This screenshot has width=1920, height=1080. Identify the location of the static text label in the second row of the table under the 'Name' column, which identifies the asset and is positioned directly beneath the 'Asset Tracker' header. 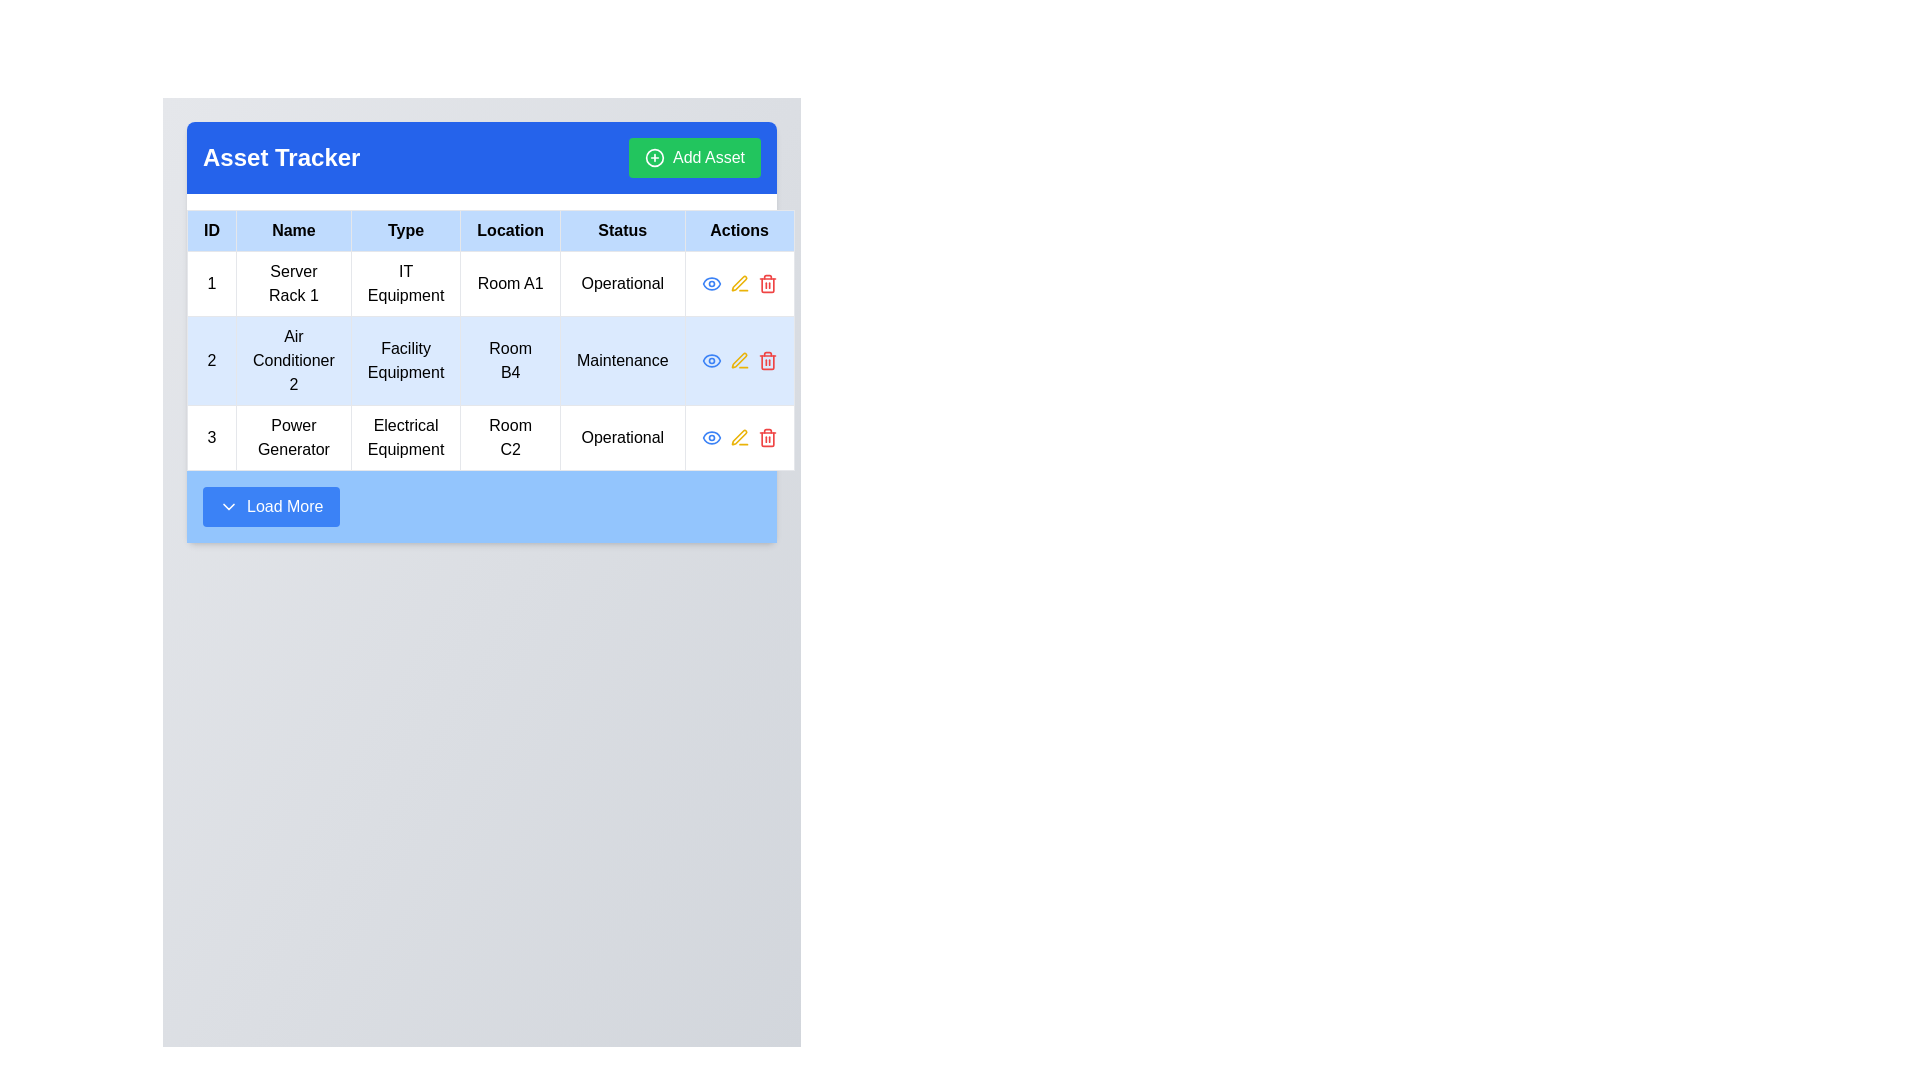
(292, 361).